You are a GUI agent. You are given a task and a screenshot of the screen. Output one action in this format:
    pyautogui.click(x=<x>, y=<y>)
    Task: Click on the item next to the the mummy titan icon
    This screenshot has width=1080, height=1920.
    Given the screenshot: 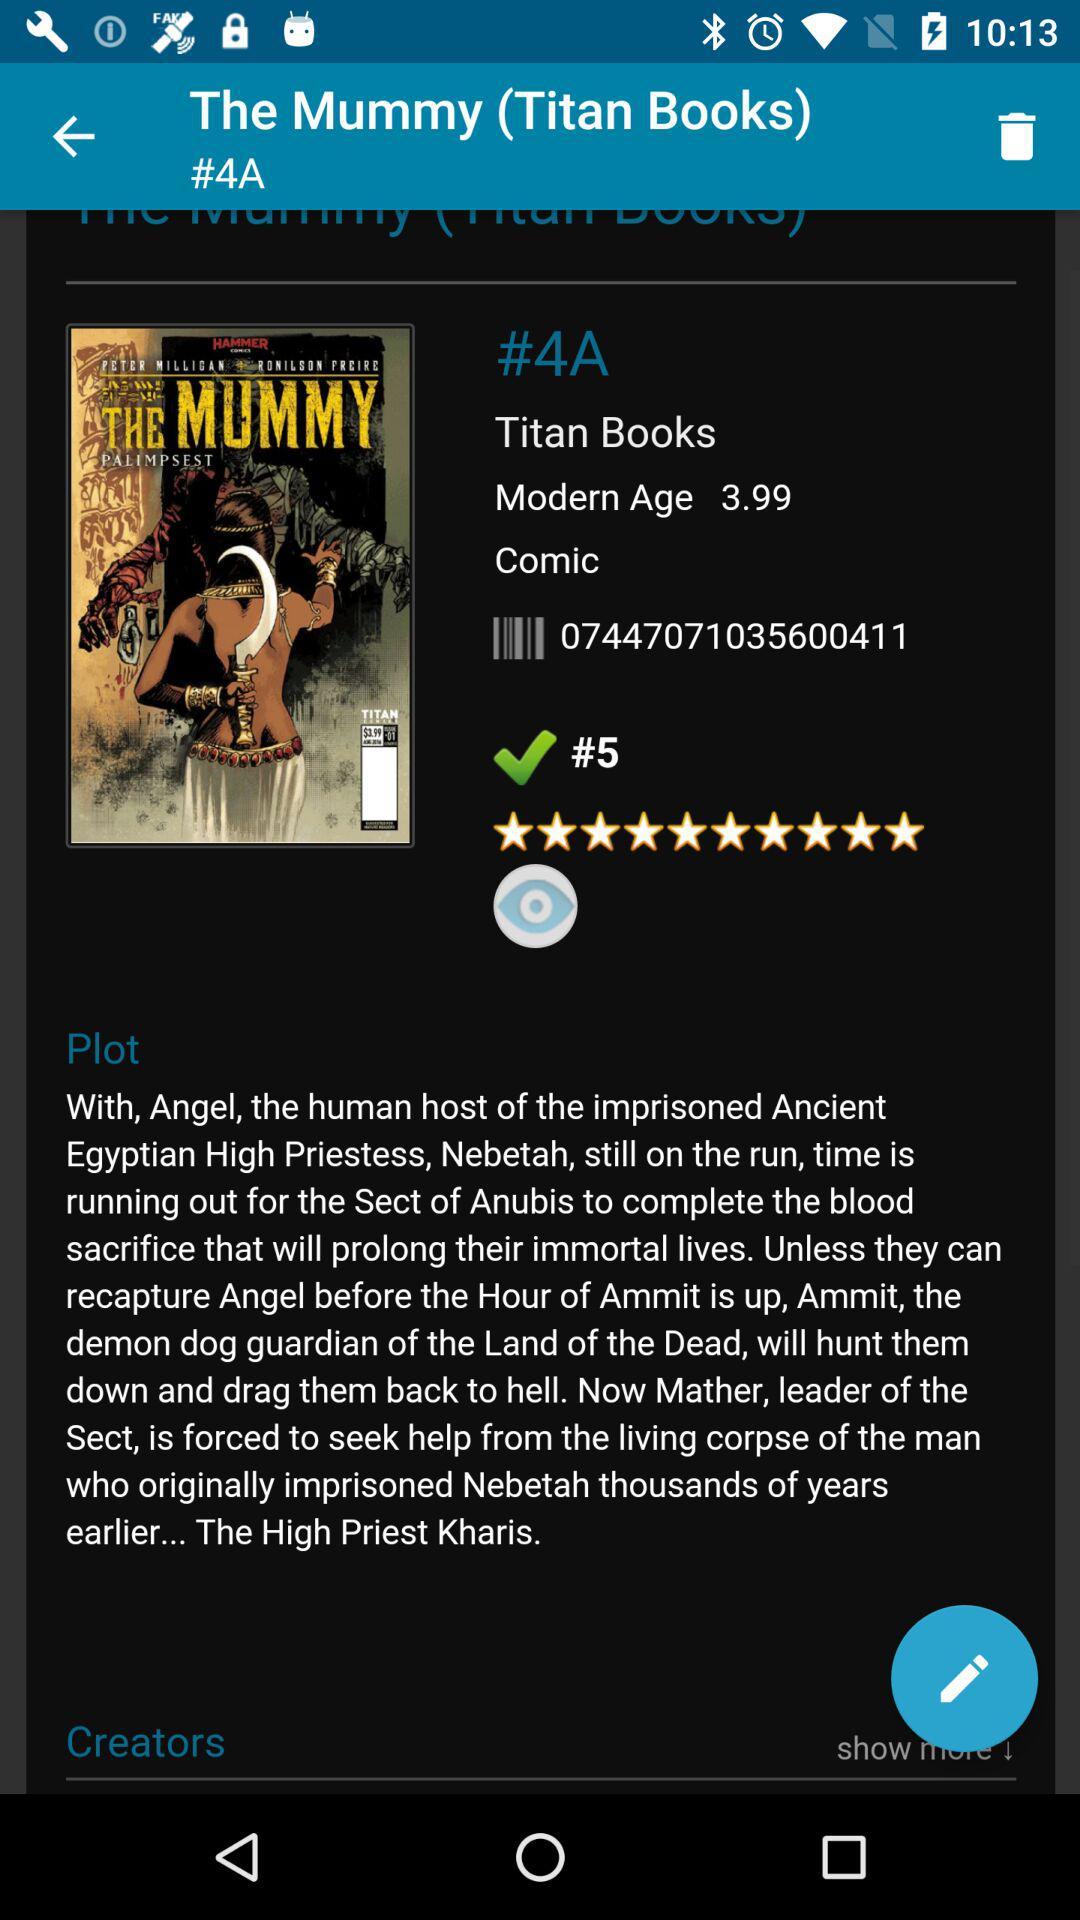 What is the action you would take?
    pyautogui.click(x=1017, y=135)
    